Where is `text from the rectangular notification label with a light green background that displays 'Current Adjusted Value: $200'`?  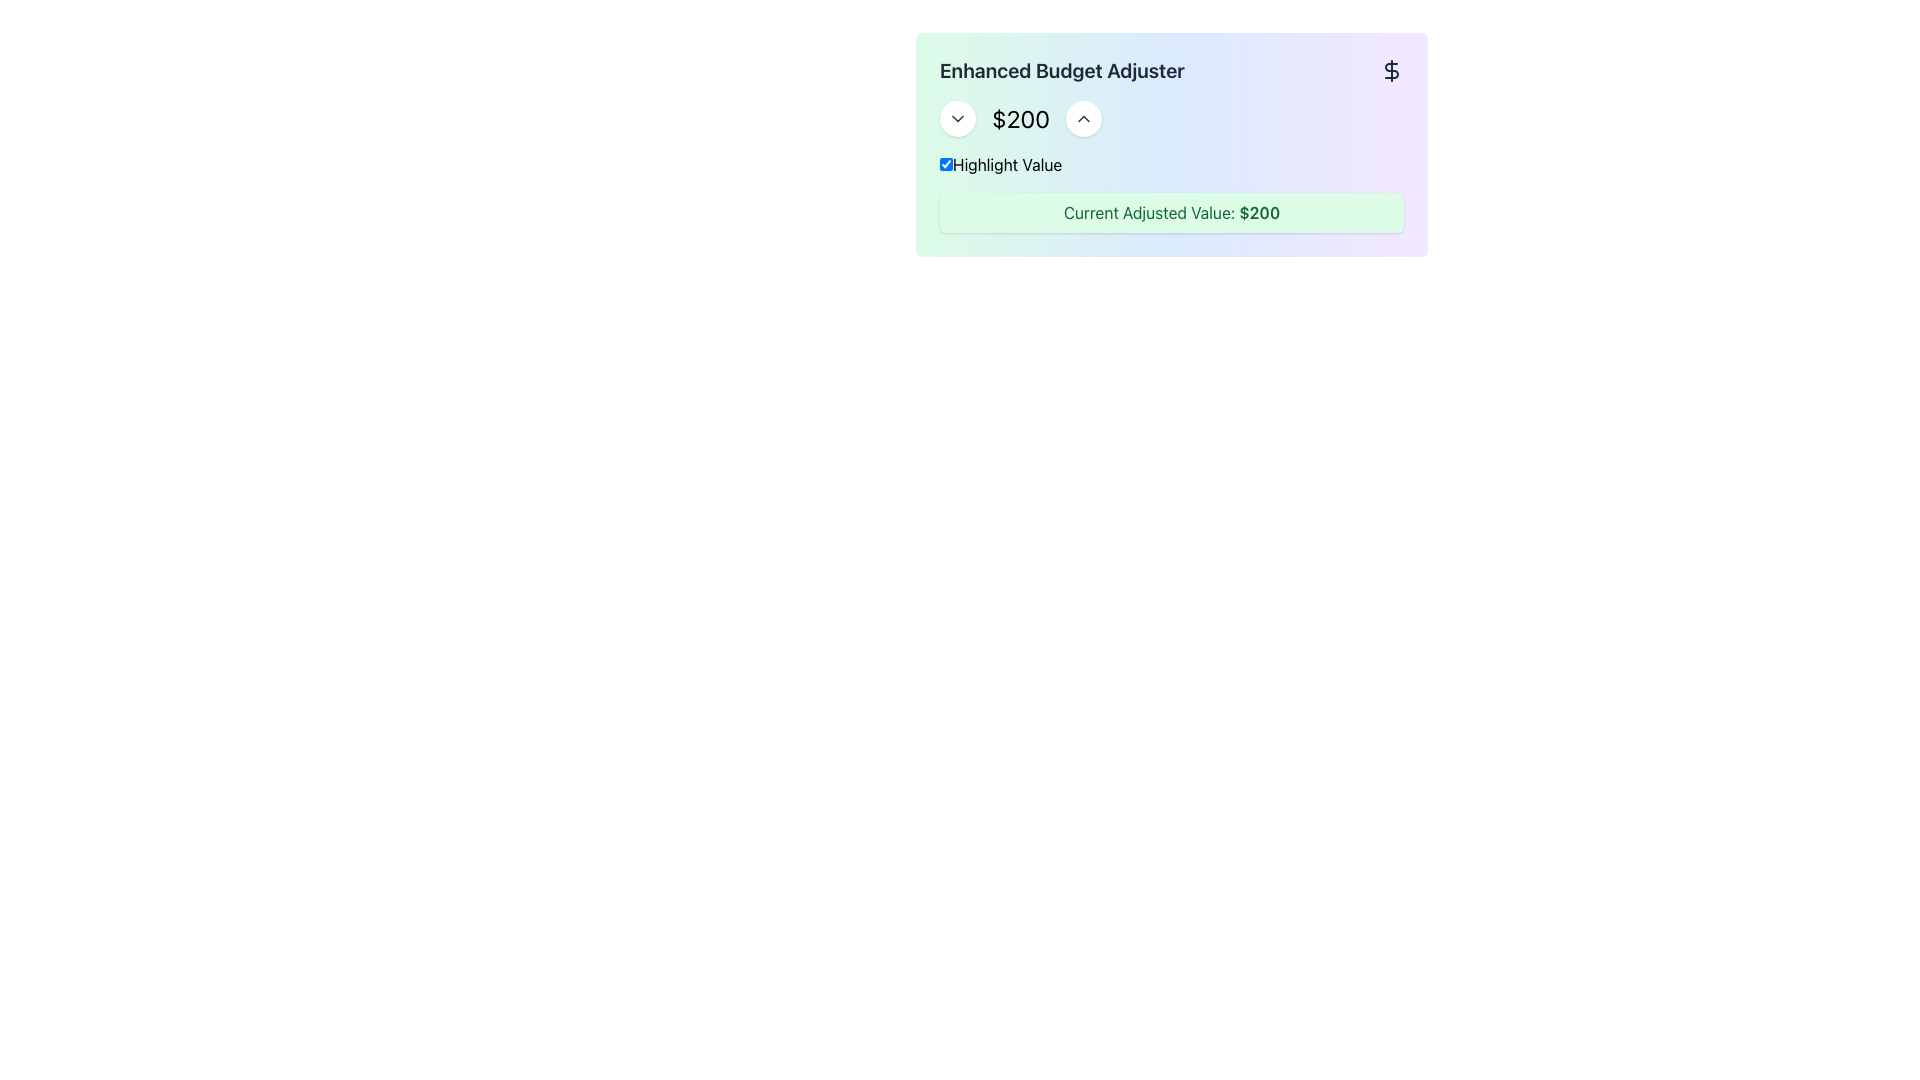
text from the rectangular notification label with a light green background that displays 'Current Adjusted Value: $200' is located at coordinates (1171, 212).